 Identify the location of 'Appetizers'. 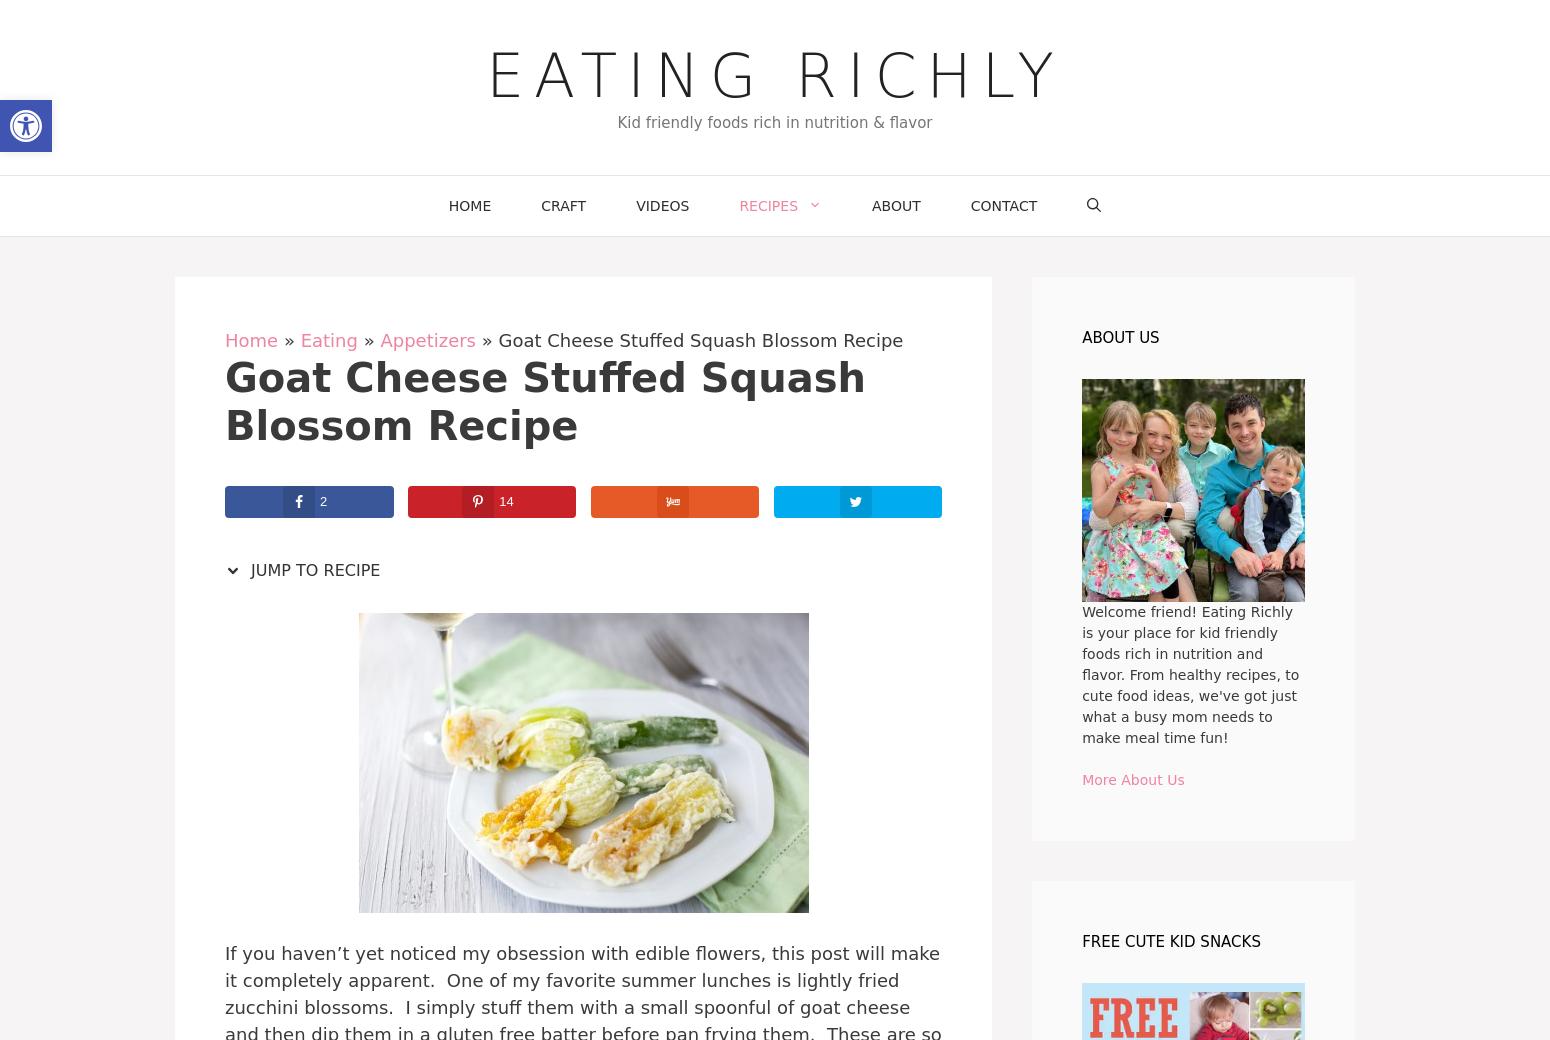
(379, 338).